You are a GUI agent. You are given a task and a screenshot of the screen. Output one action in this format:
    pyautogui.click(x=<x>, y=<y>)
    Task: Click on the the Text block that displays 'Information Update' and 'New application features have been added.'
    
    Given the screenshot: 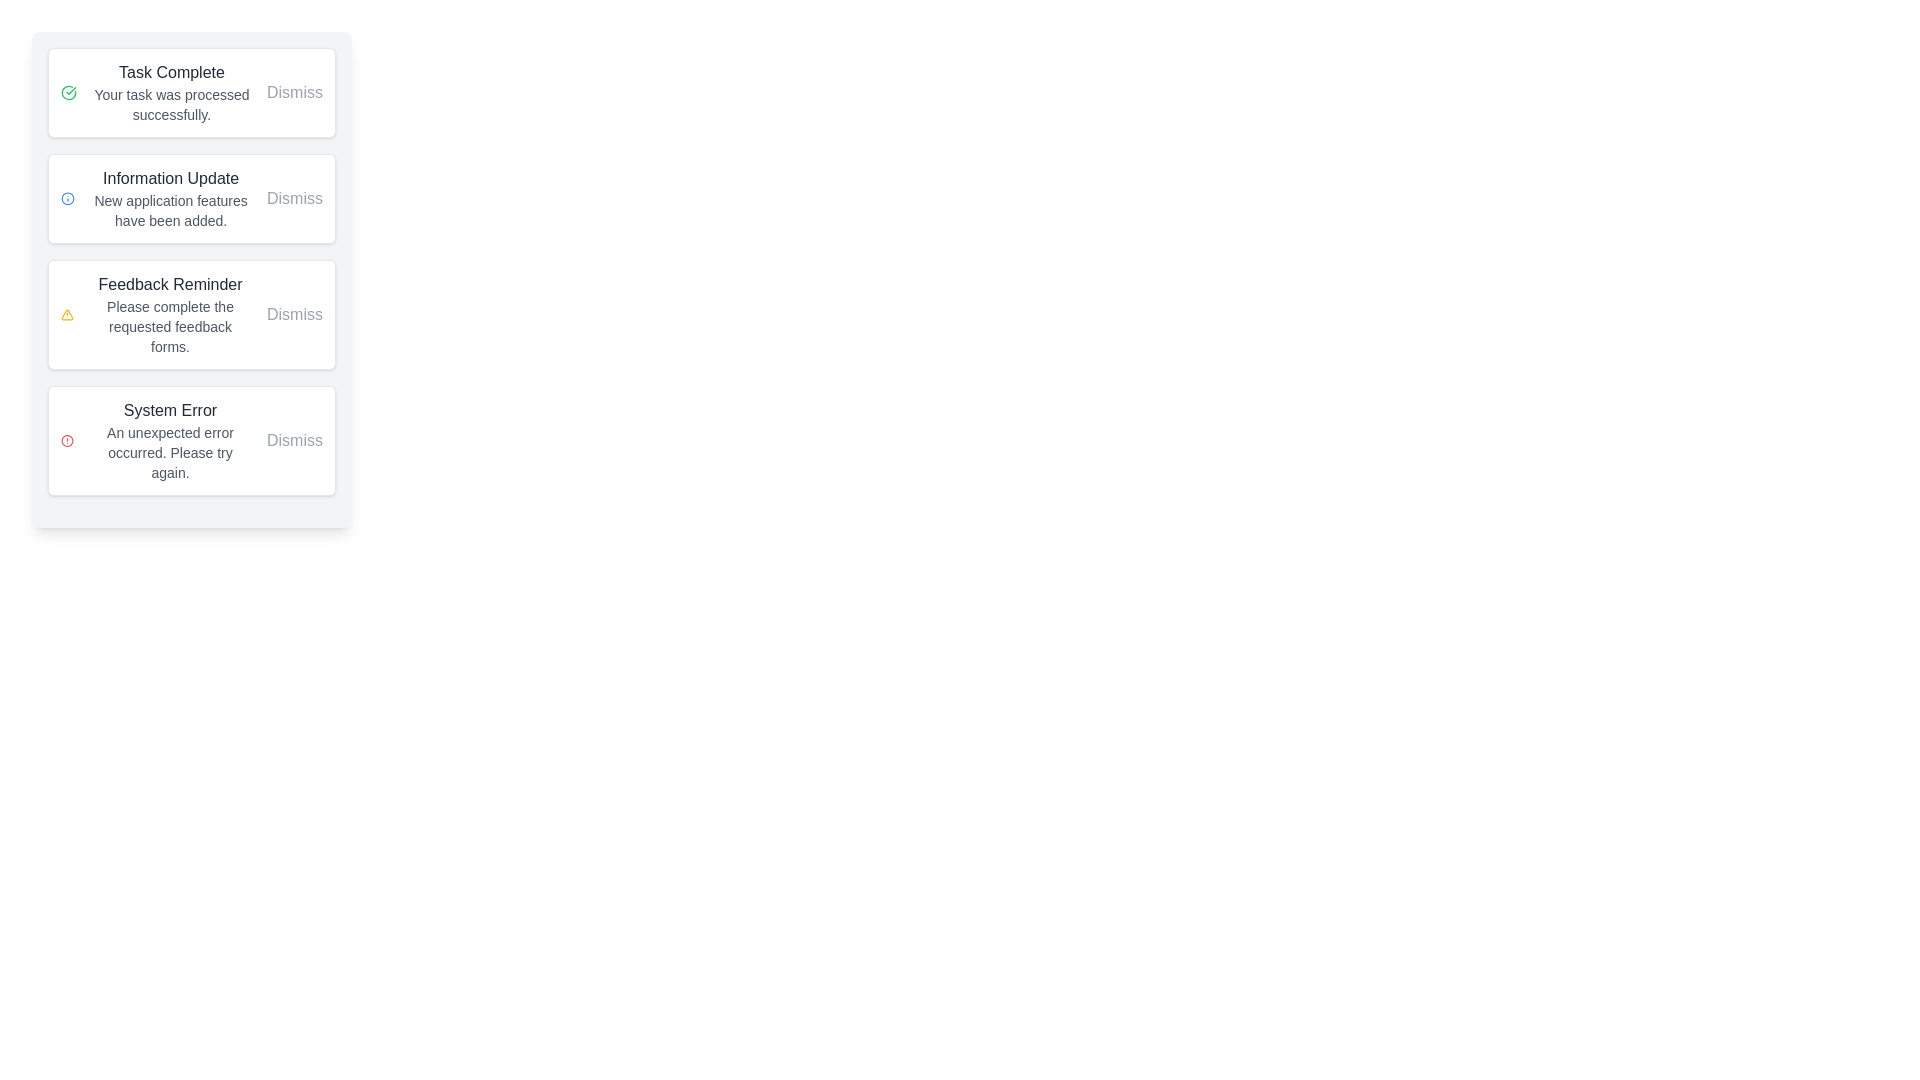 What is the action you would take?
    pyautogui.click(x=171, y=199)
    